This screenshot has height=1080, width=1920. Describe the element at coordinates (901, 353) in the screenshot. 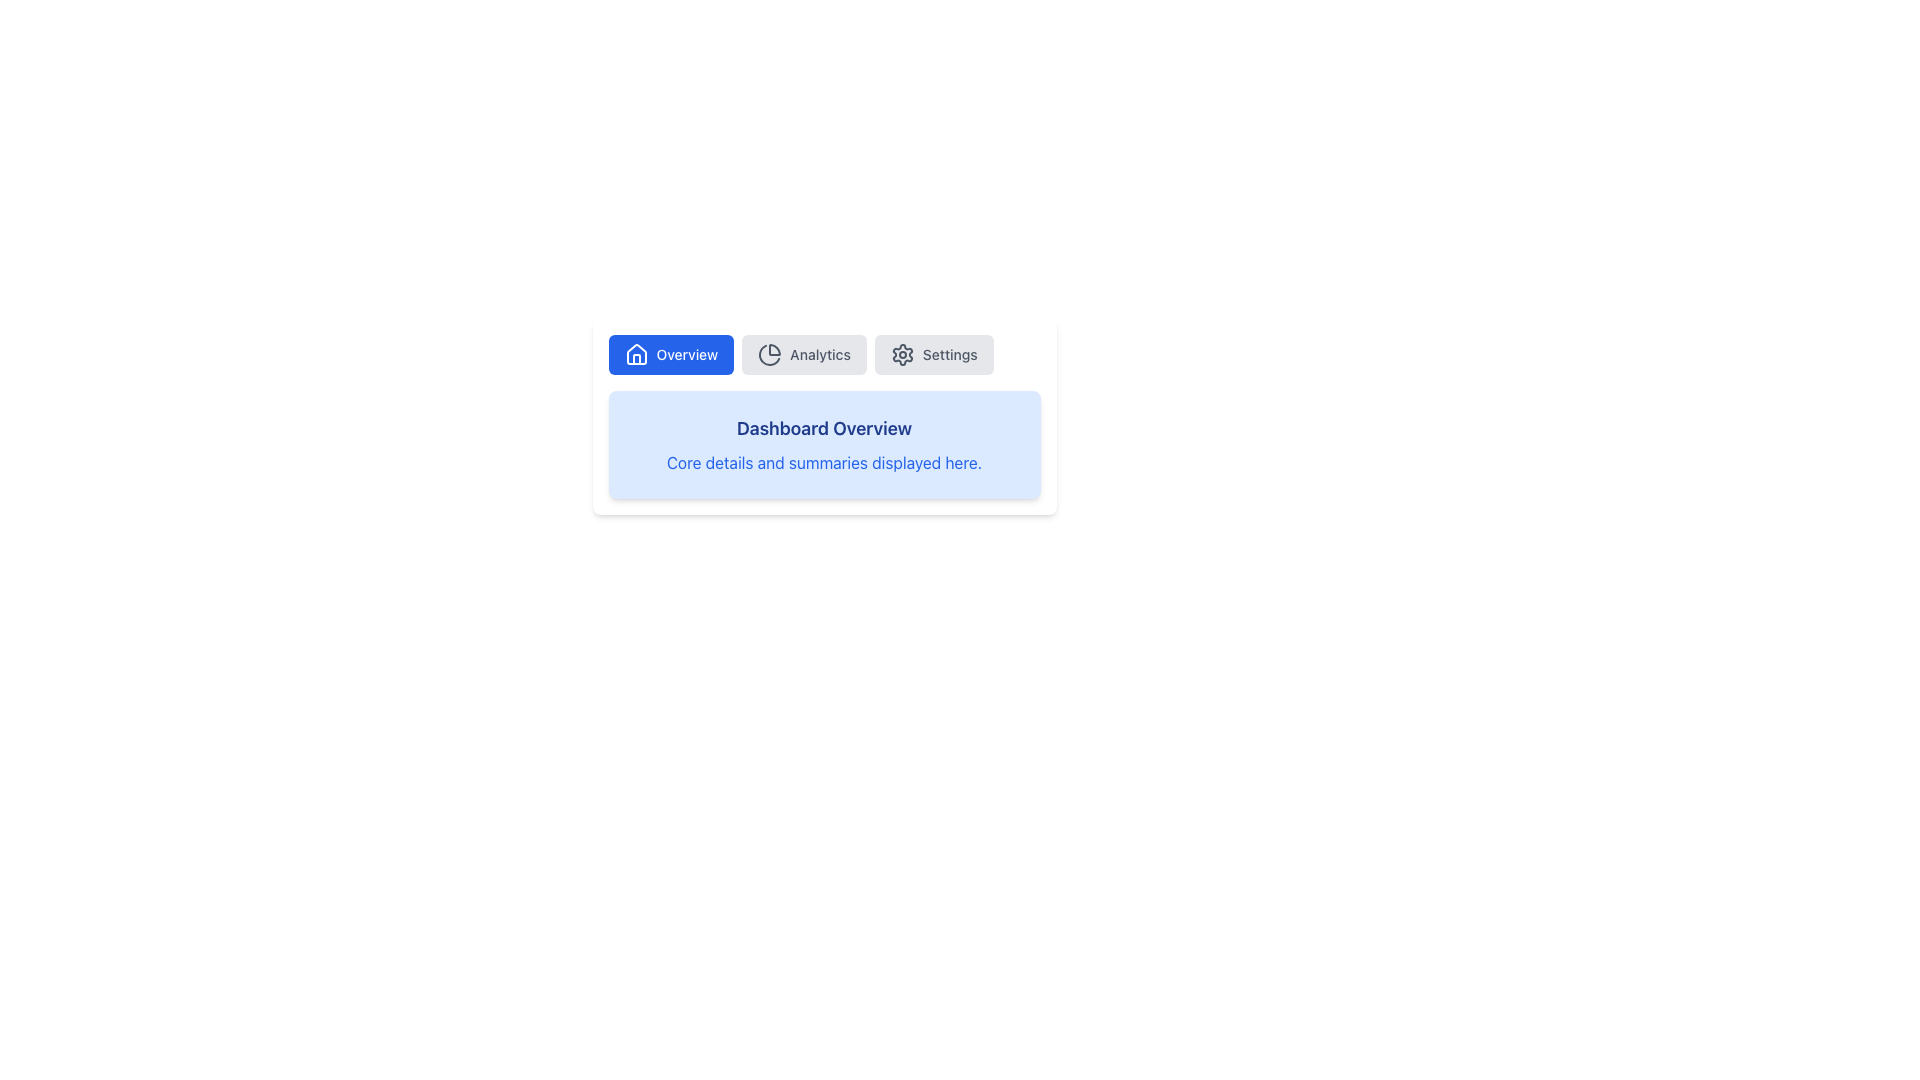

I see `the gear-shaped icon within the 'Settings' button` at that location.